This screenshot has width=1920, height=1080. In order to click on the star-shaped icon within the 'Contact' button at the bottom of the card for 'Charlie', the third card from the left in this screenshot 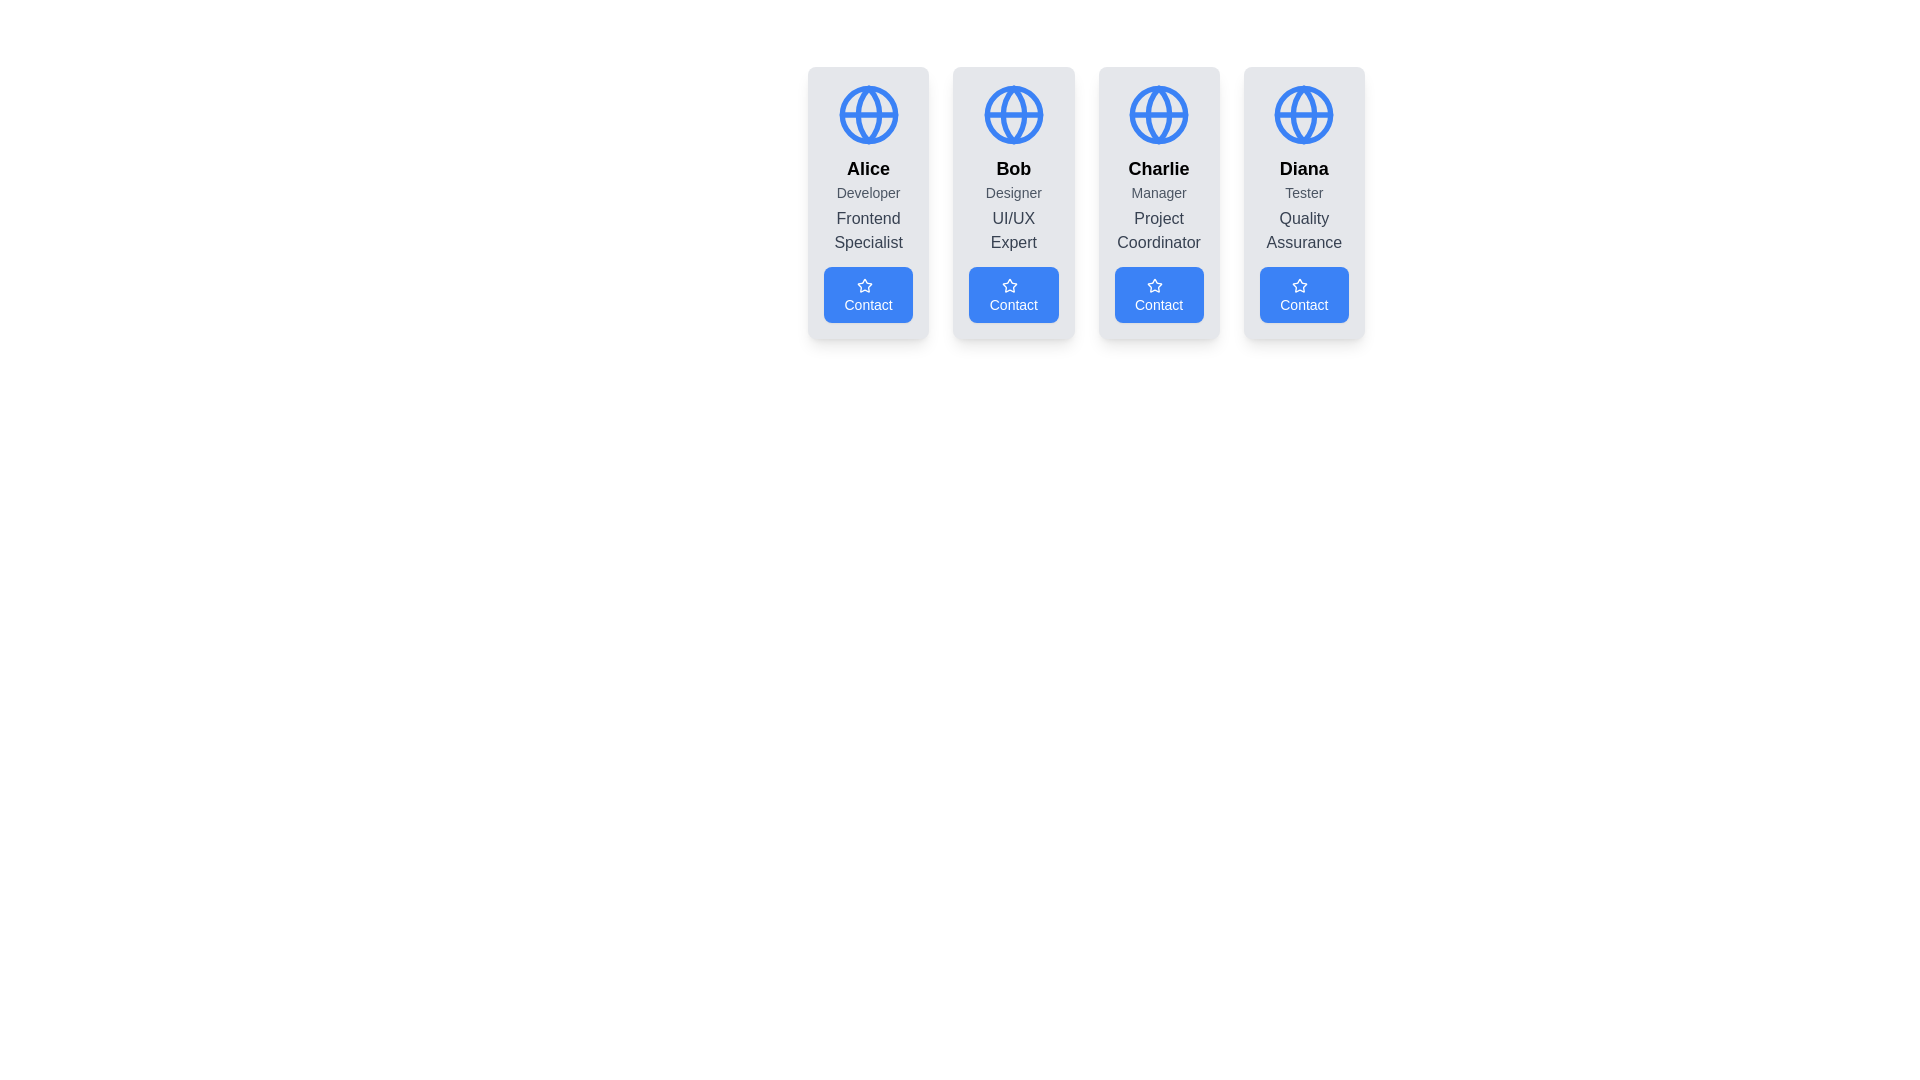, I will do `click(1155, 286)`.